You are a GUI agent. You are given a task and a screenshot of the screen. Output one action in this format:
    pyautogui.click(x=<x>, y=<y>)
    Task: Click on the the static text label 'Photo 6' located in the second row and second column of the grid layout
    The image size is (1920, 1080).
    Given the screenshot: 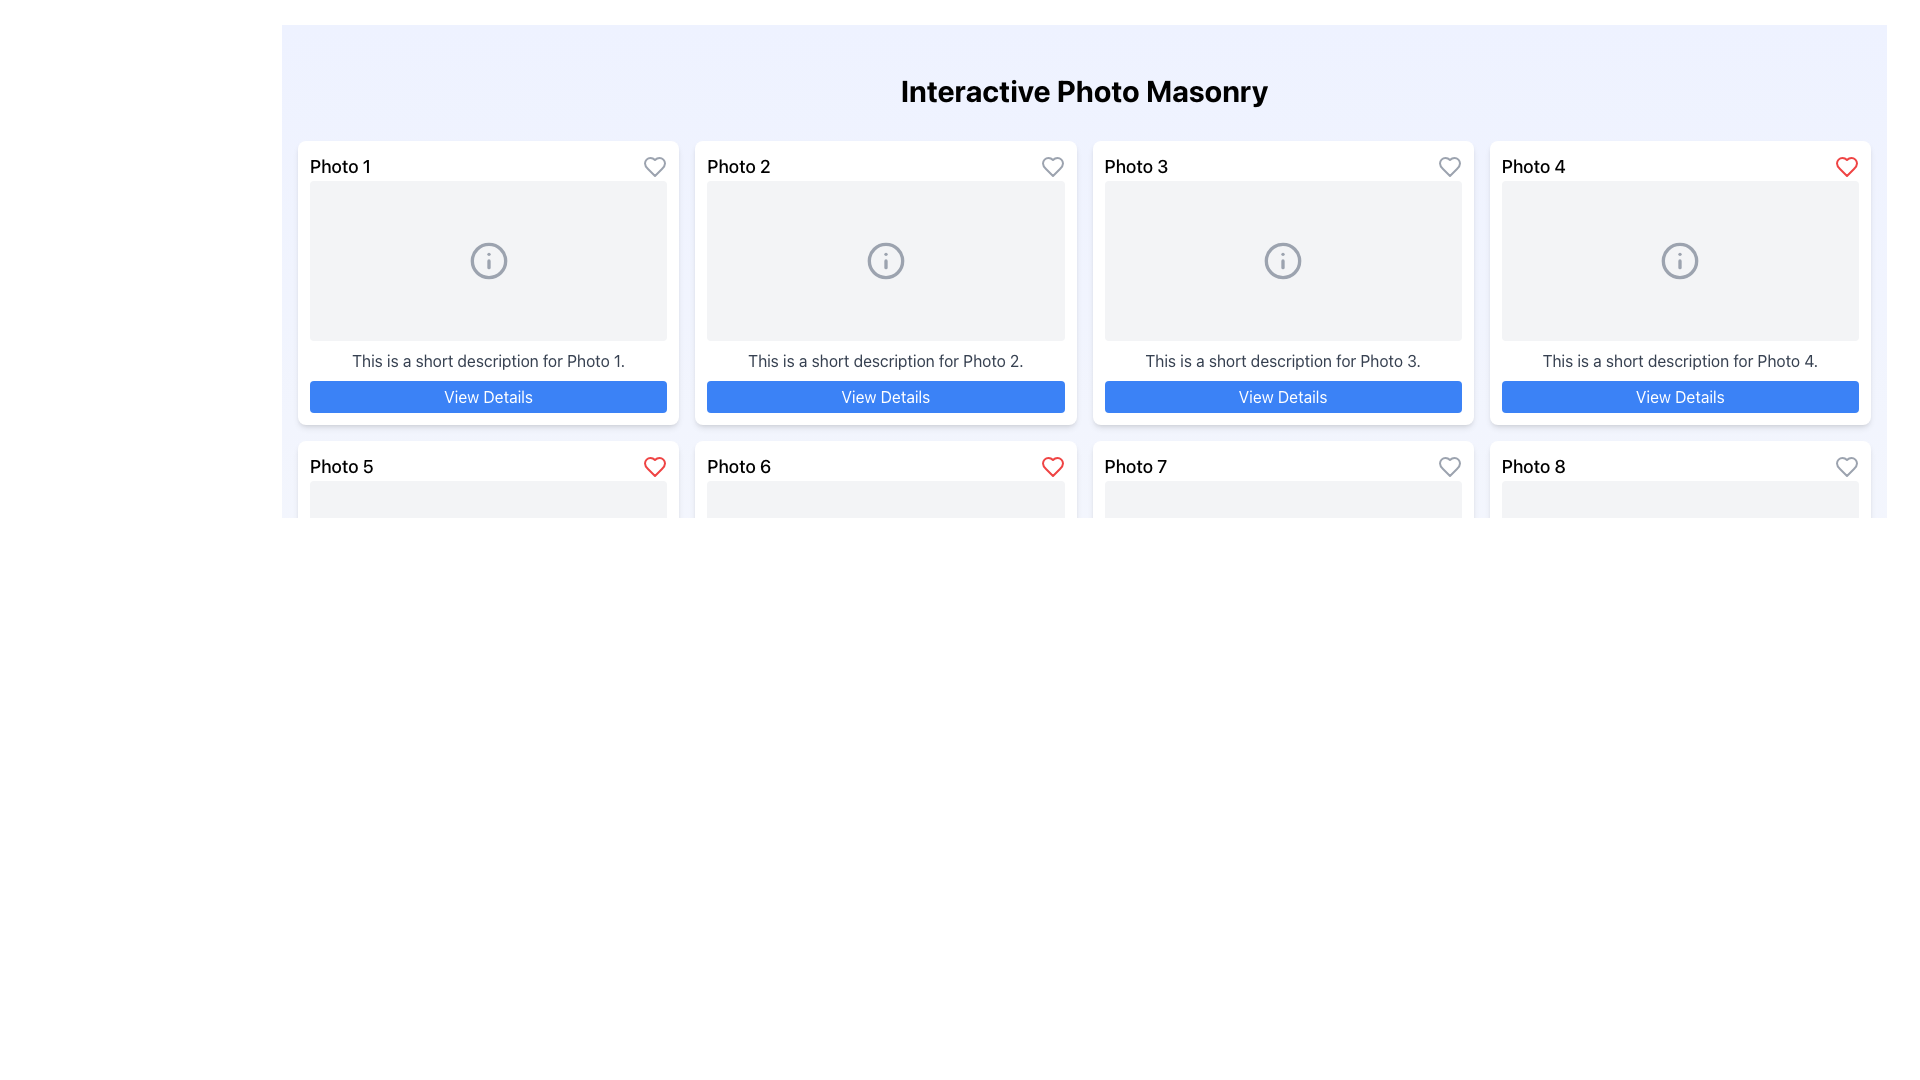 What is the action you would take?
    pyautogui.click(x=738, y=466)
    